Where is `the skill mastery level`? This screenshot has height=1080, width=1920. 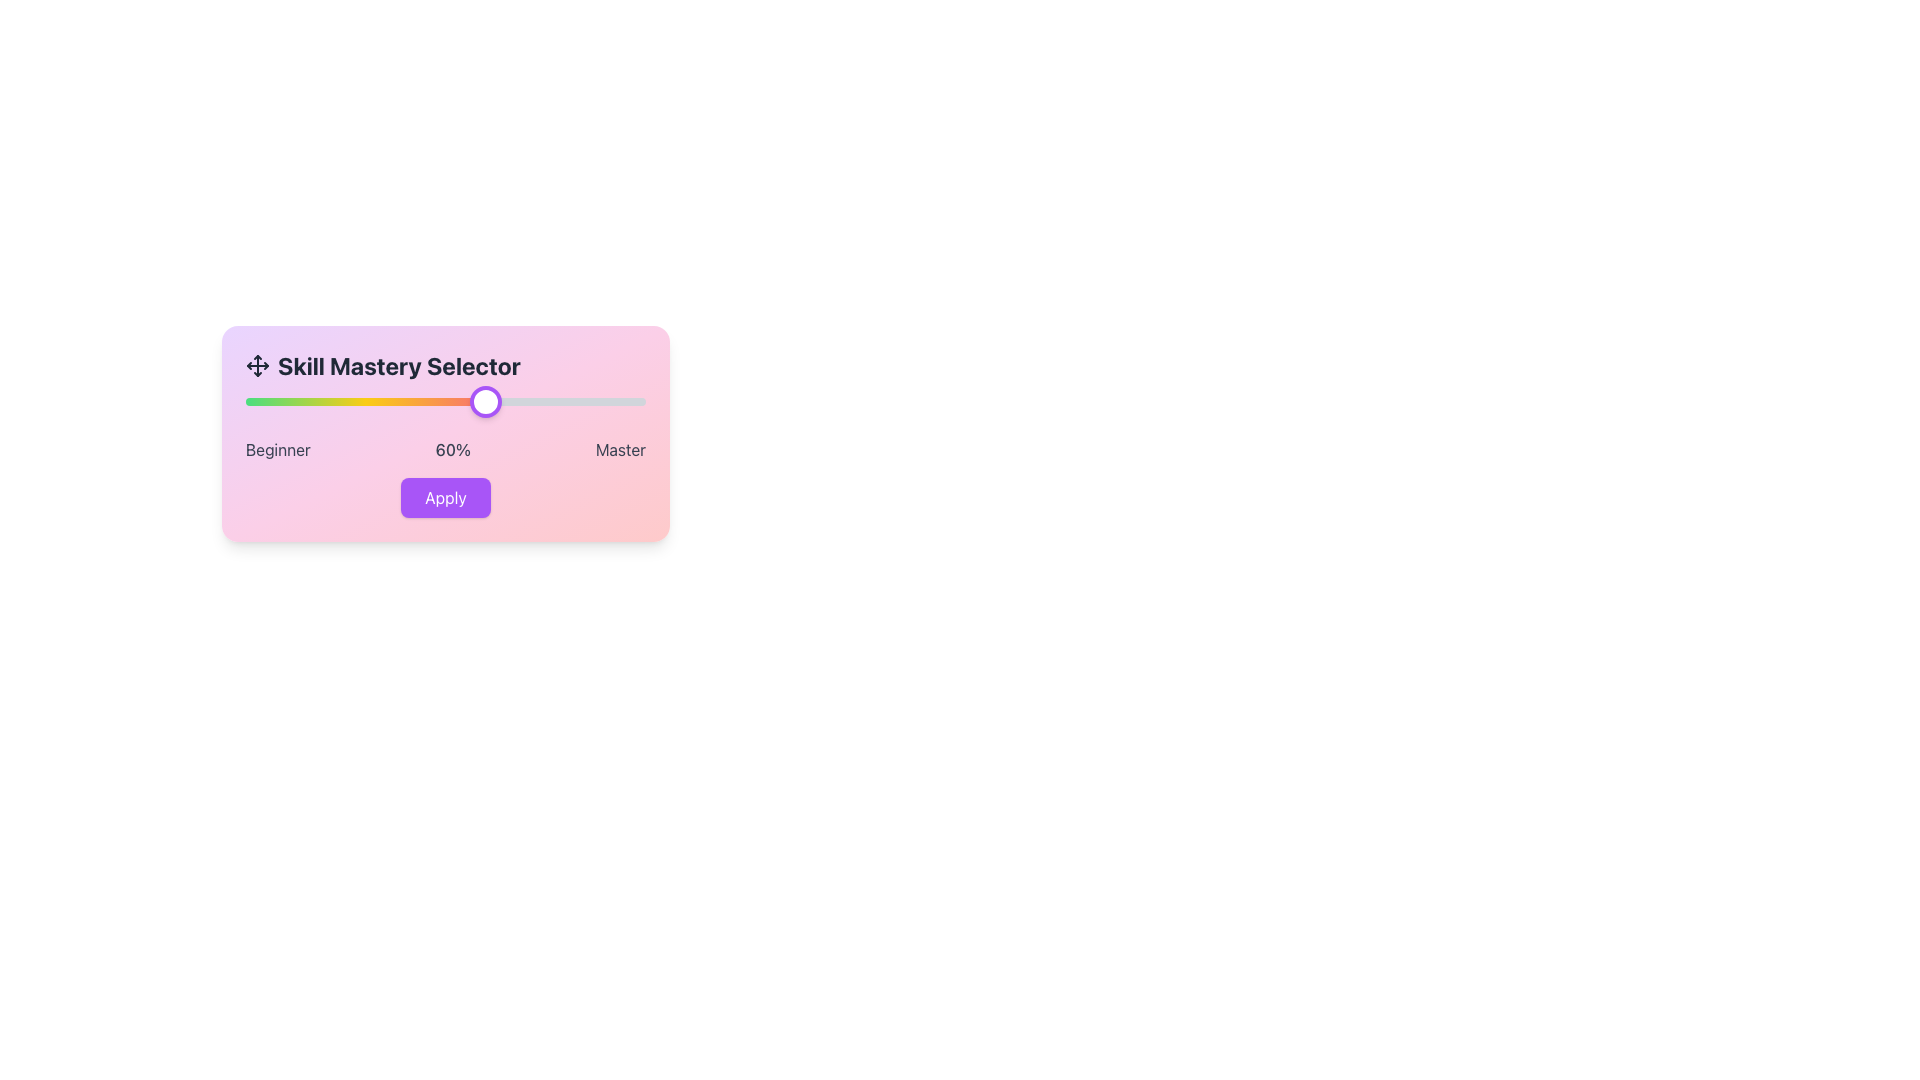
the skill mastery level is located at coordinates (264, 401).